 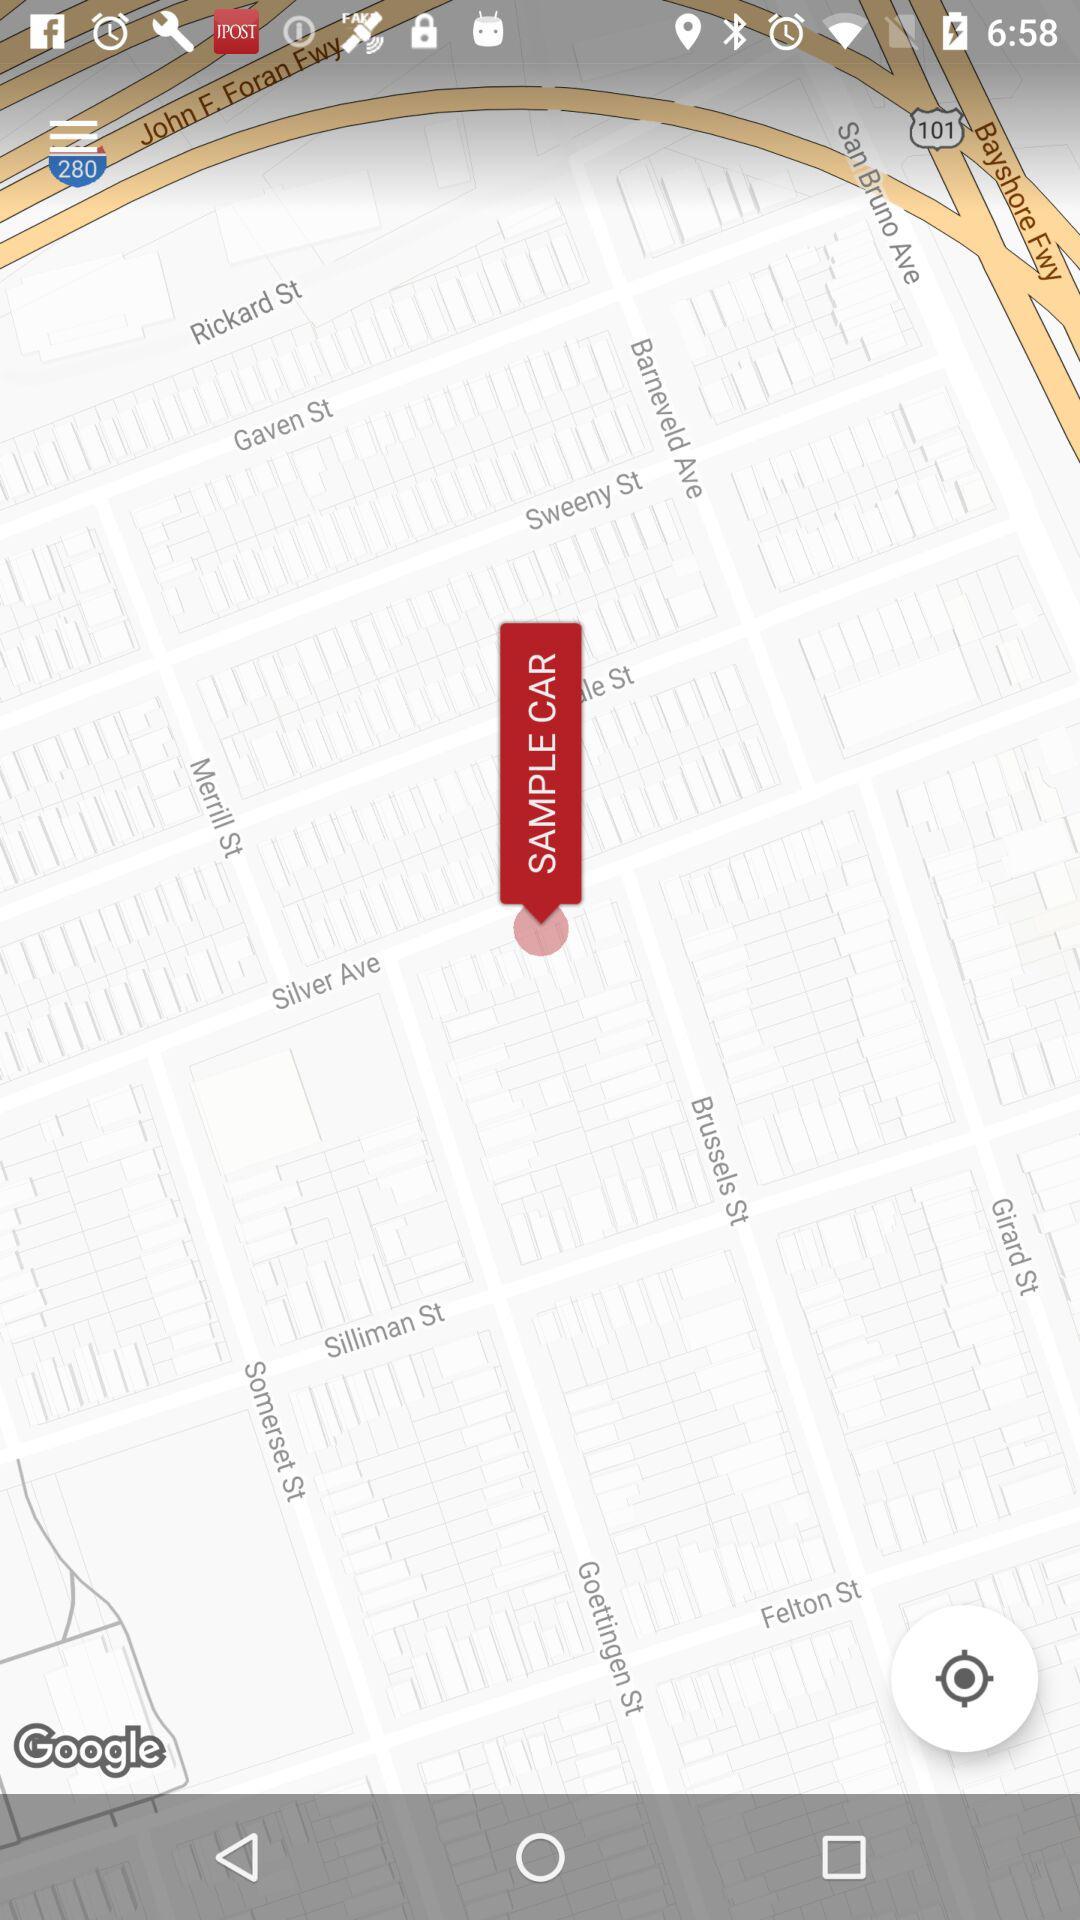 I want to click on the location_crosshair icon, so click(x=963, y=1678).